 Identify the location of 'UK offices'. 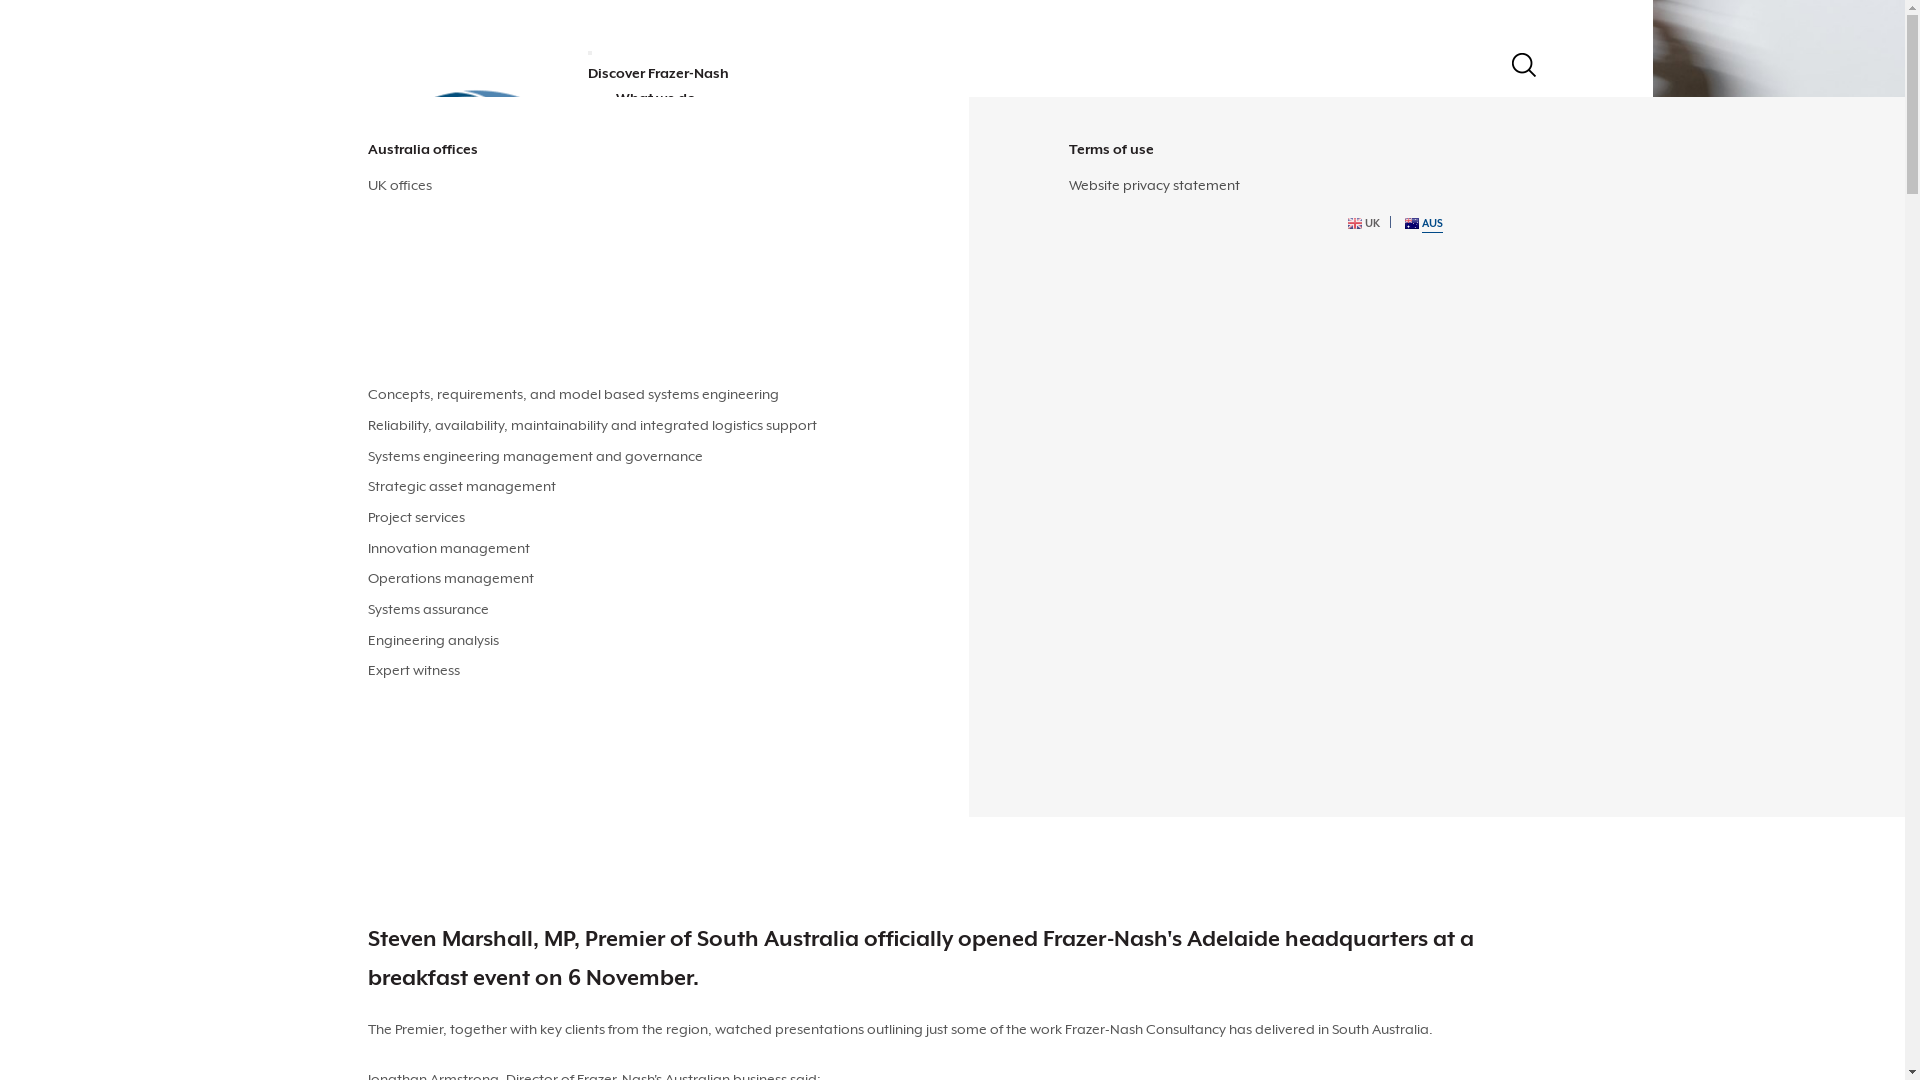
(399, 185).